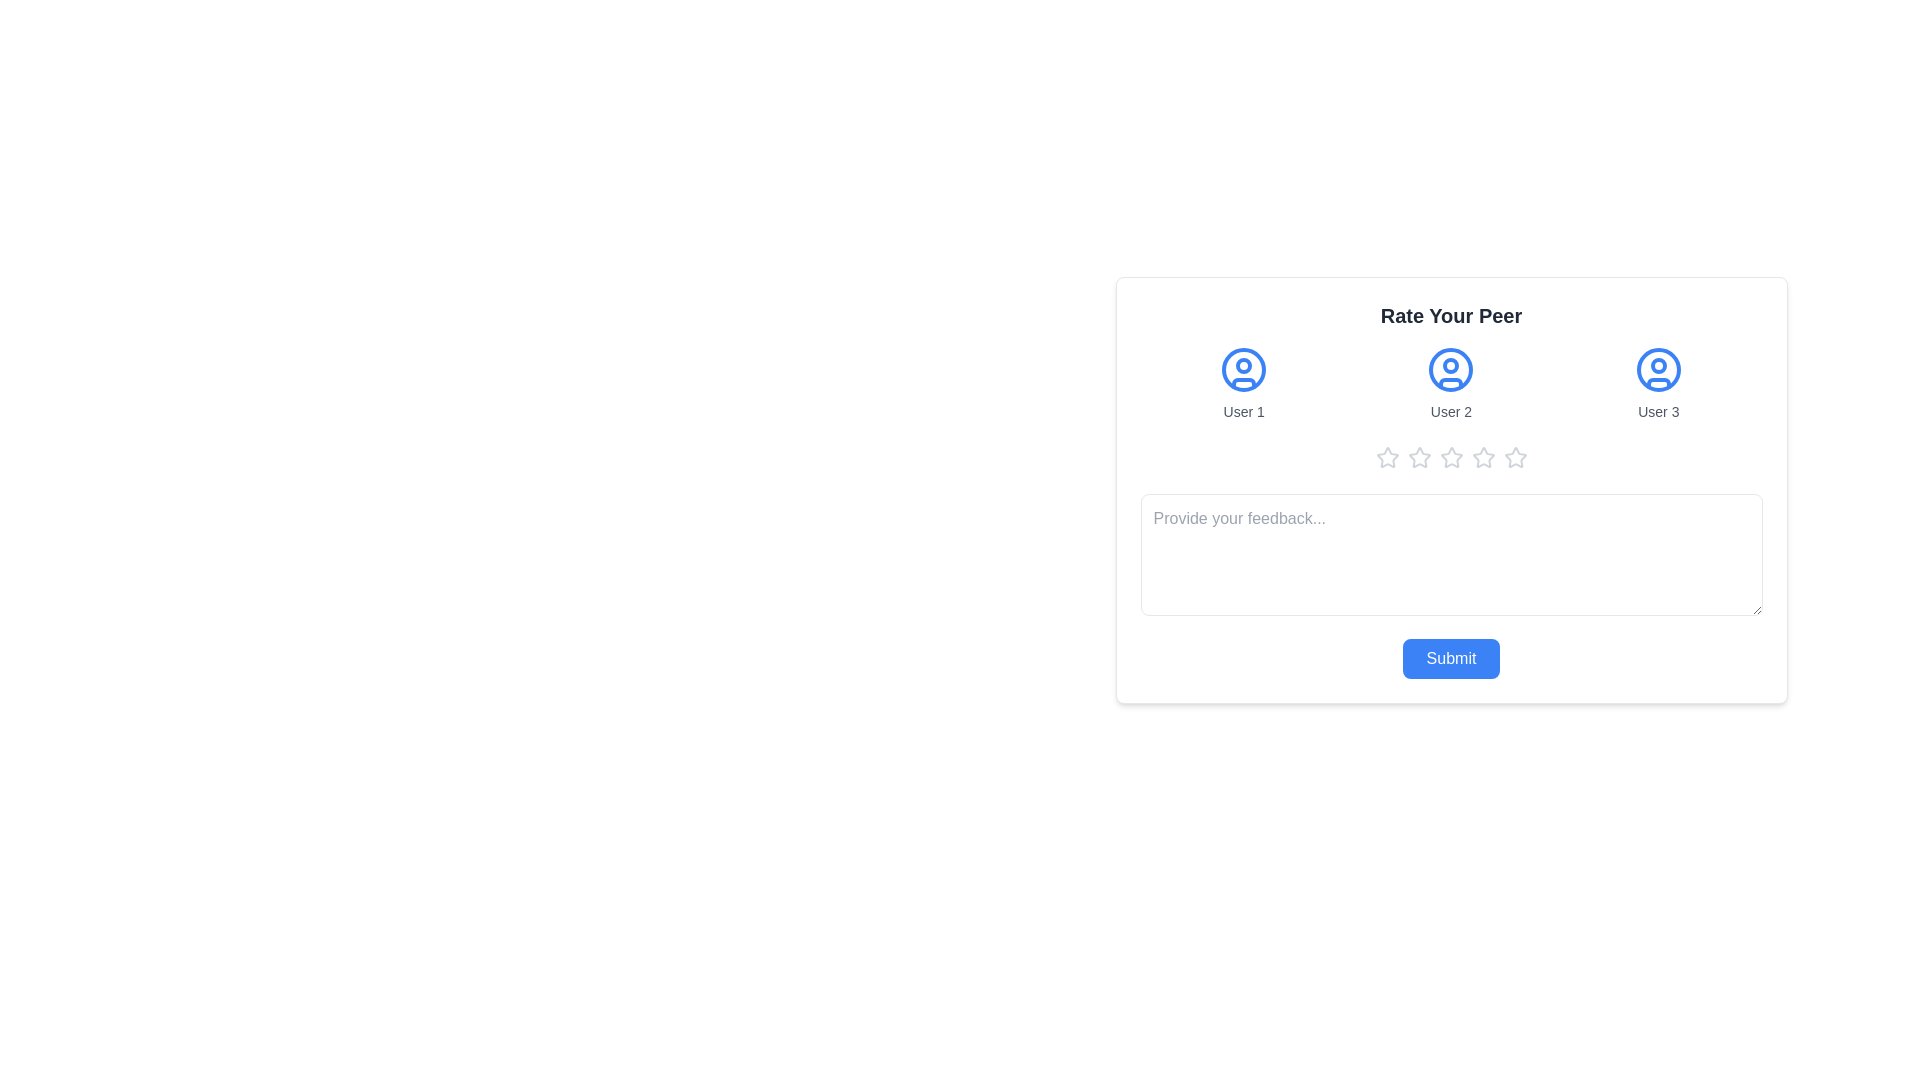 This screenshot has height=1080, width=1920. What do you see at coordinates (1418, 458) in the screenshot?
I see `the star corresponding to 2 to set the rating` at bounding box center [1418, 458].